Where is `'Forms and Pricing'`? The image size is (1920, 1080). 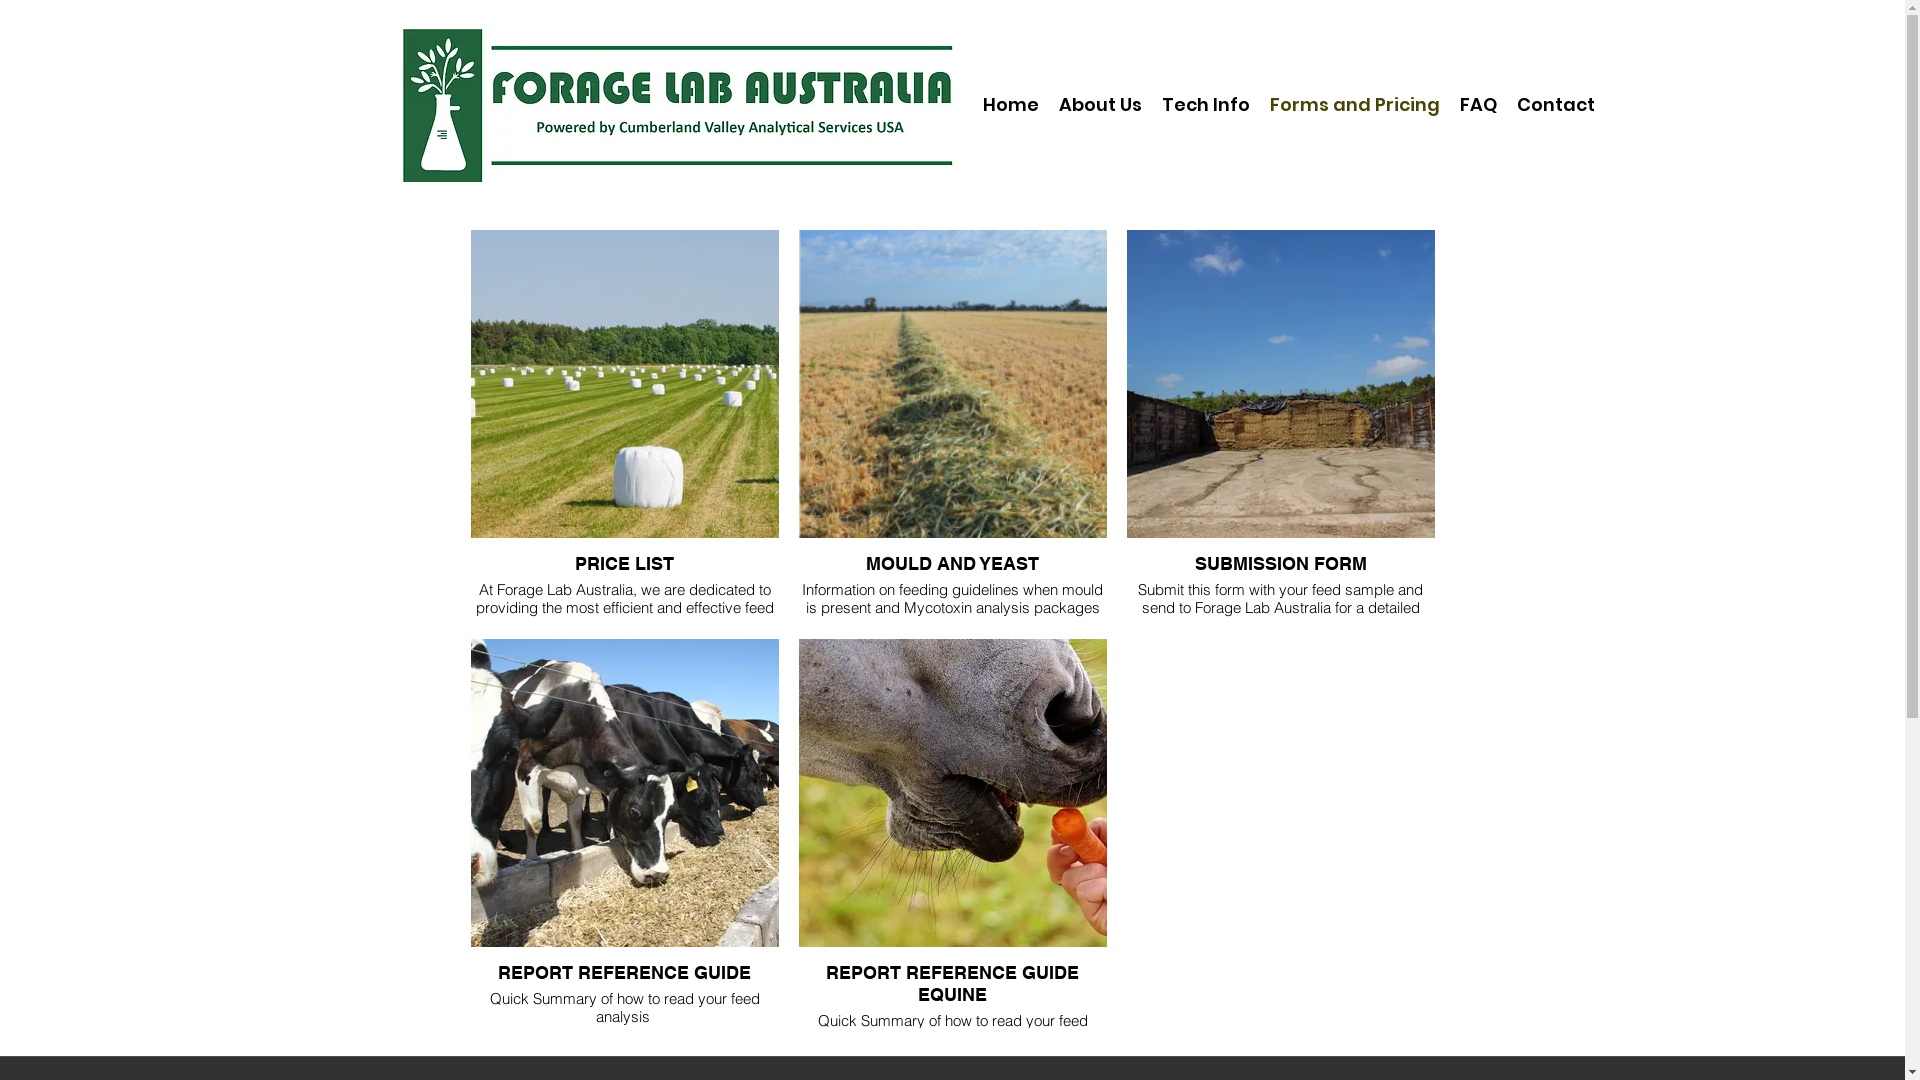
'Forms and Pricing' is located at coordinates (1354, 104).